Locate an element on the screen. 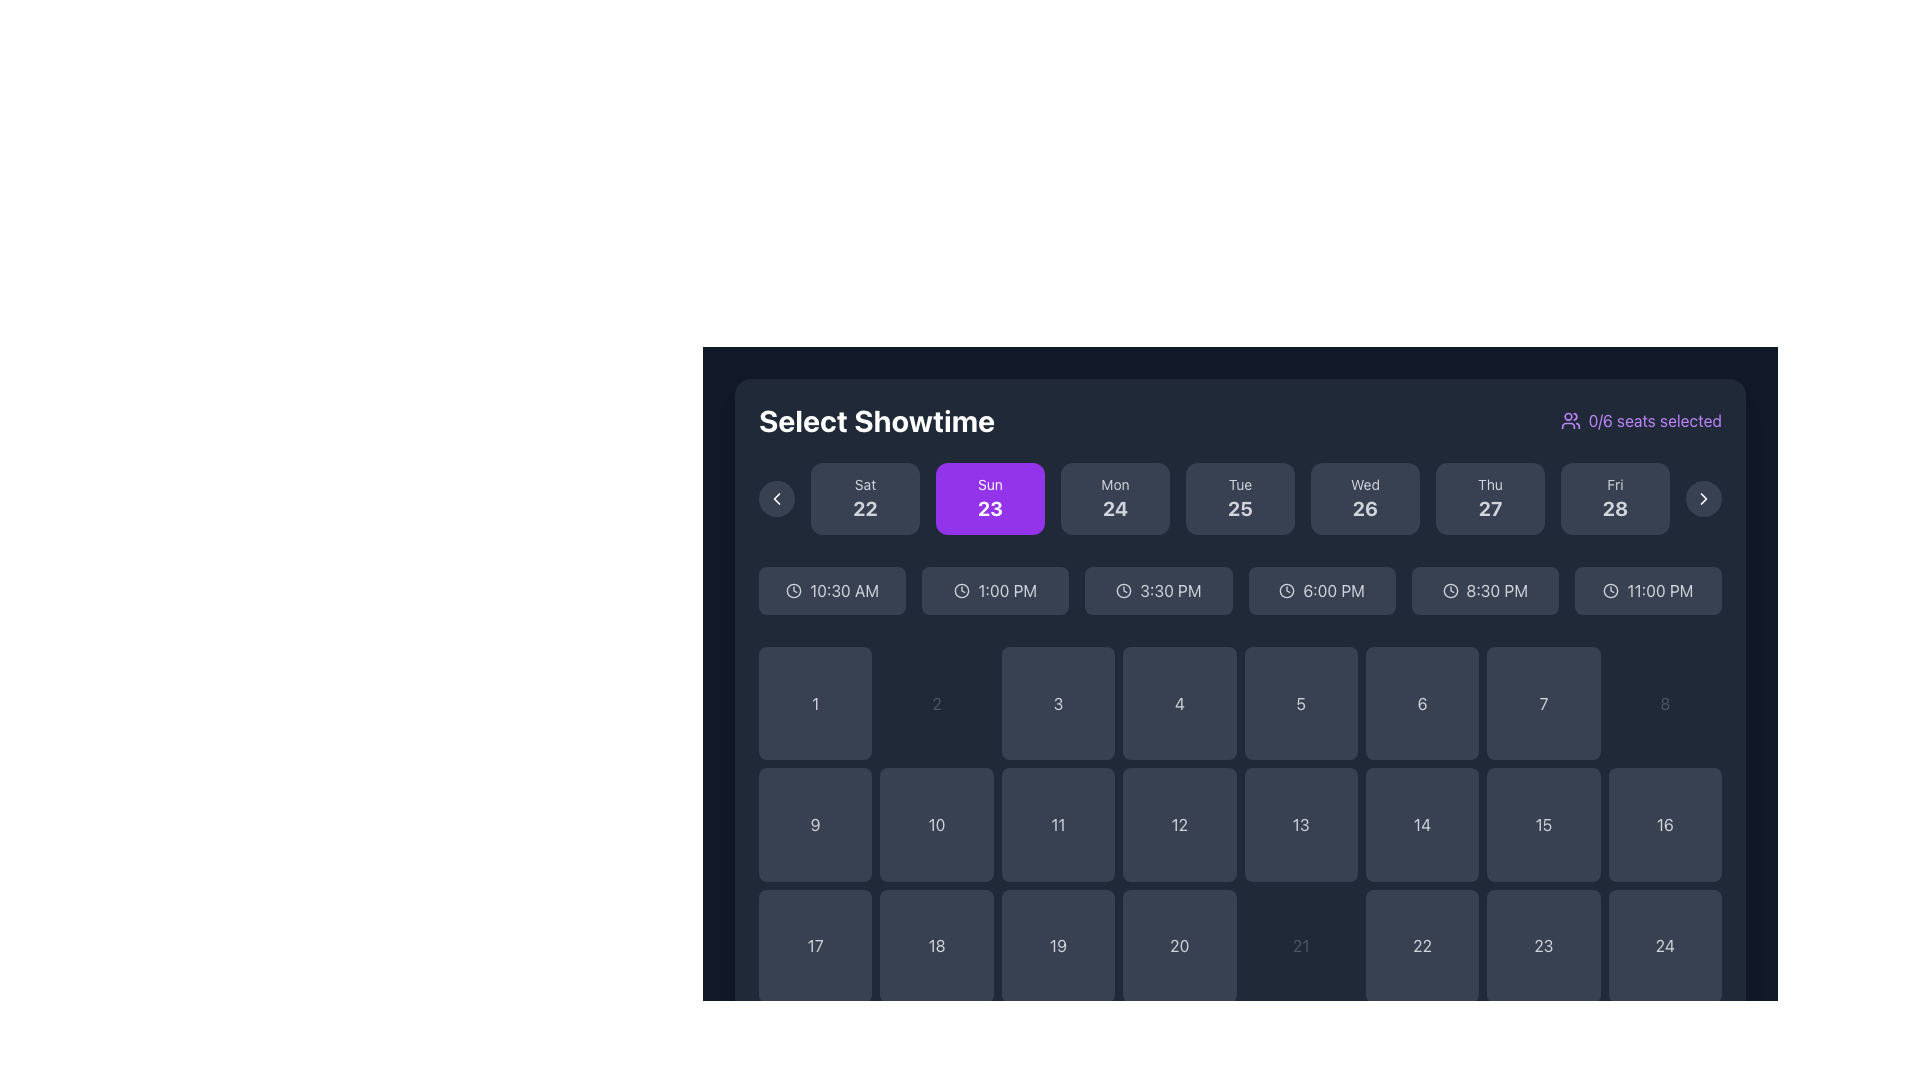 This screenshot has width=1920, height=1080. the Text label that indicates the specific day of the week (Sunday) for the selected date '23', located in the 'Select Showtime' panel inside a purple highlighted box is located at coordinates (990, 485).